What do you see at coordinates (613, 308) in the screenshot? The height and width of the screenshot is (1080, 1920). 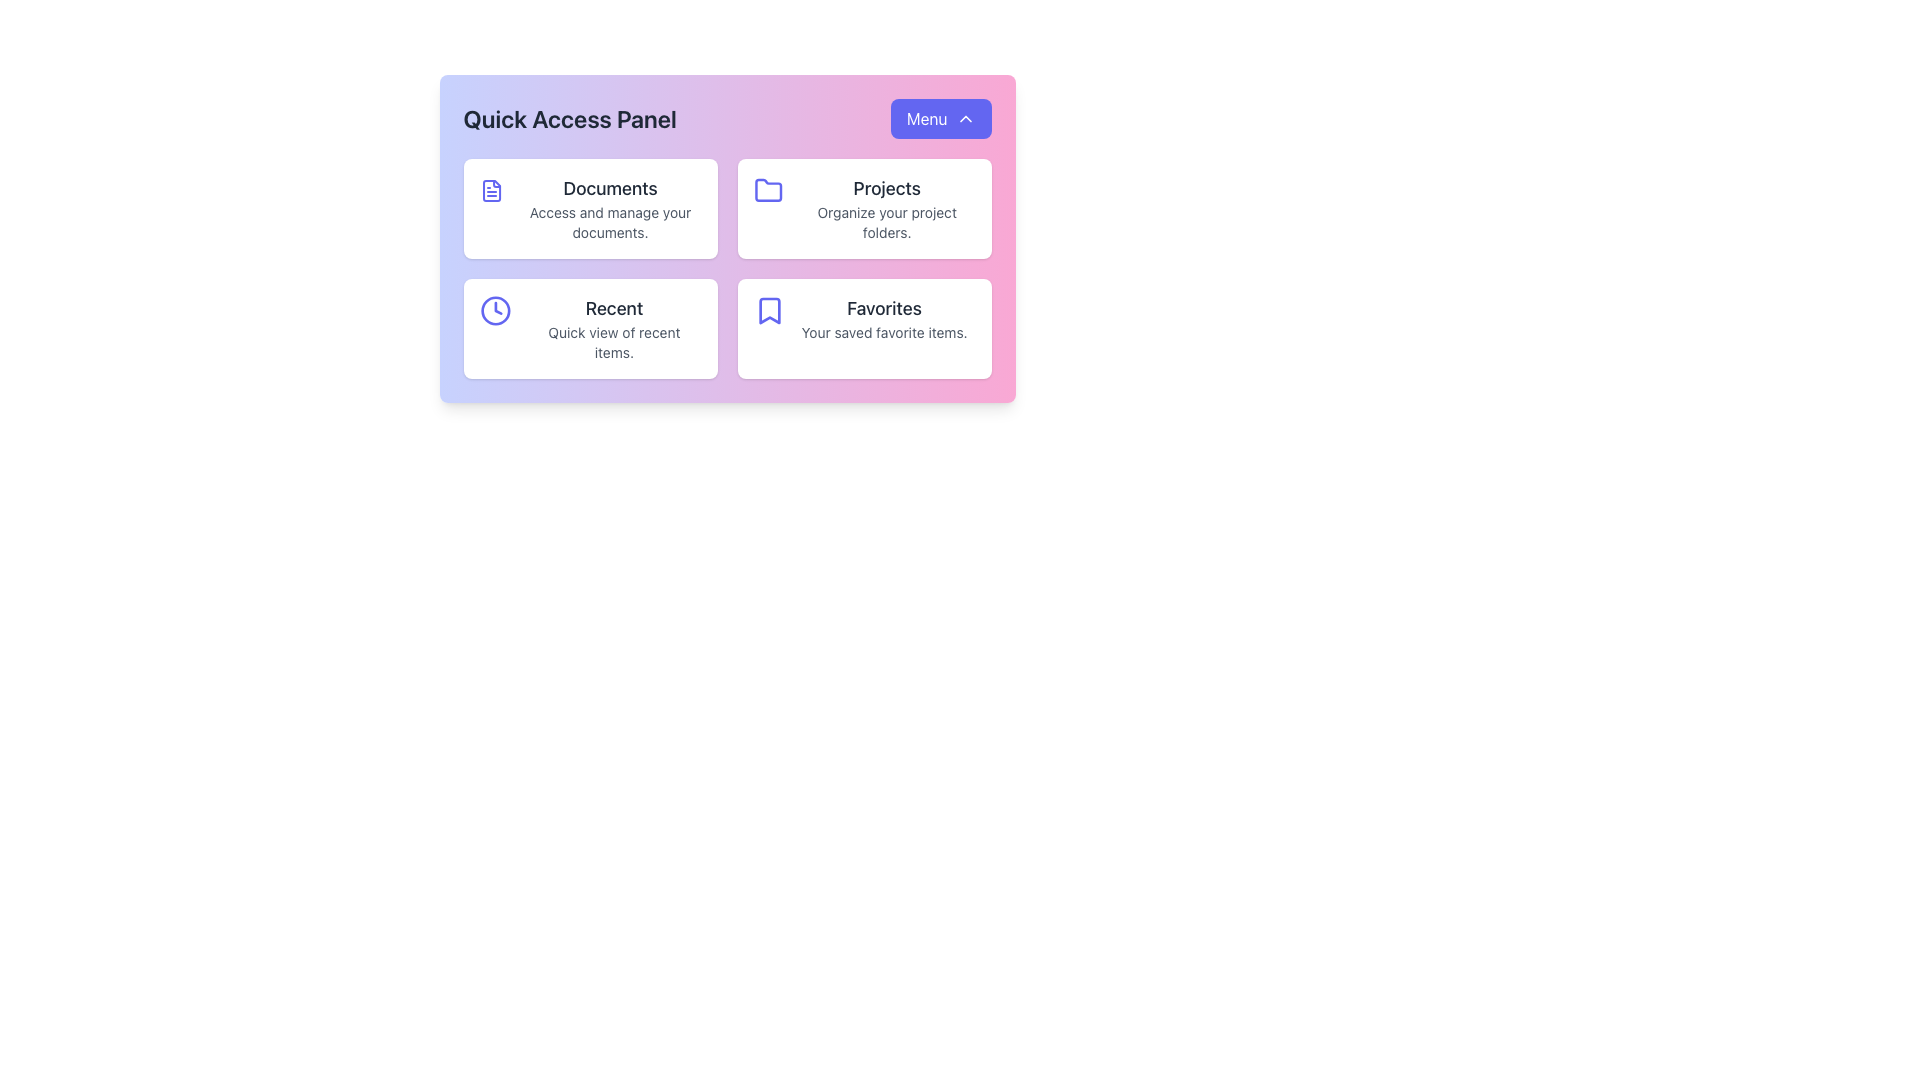 I see `the text label displaying 'Recent' in a large, bold font within the second card of the Quick Access Panel` at bounding box center [613, 308].